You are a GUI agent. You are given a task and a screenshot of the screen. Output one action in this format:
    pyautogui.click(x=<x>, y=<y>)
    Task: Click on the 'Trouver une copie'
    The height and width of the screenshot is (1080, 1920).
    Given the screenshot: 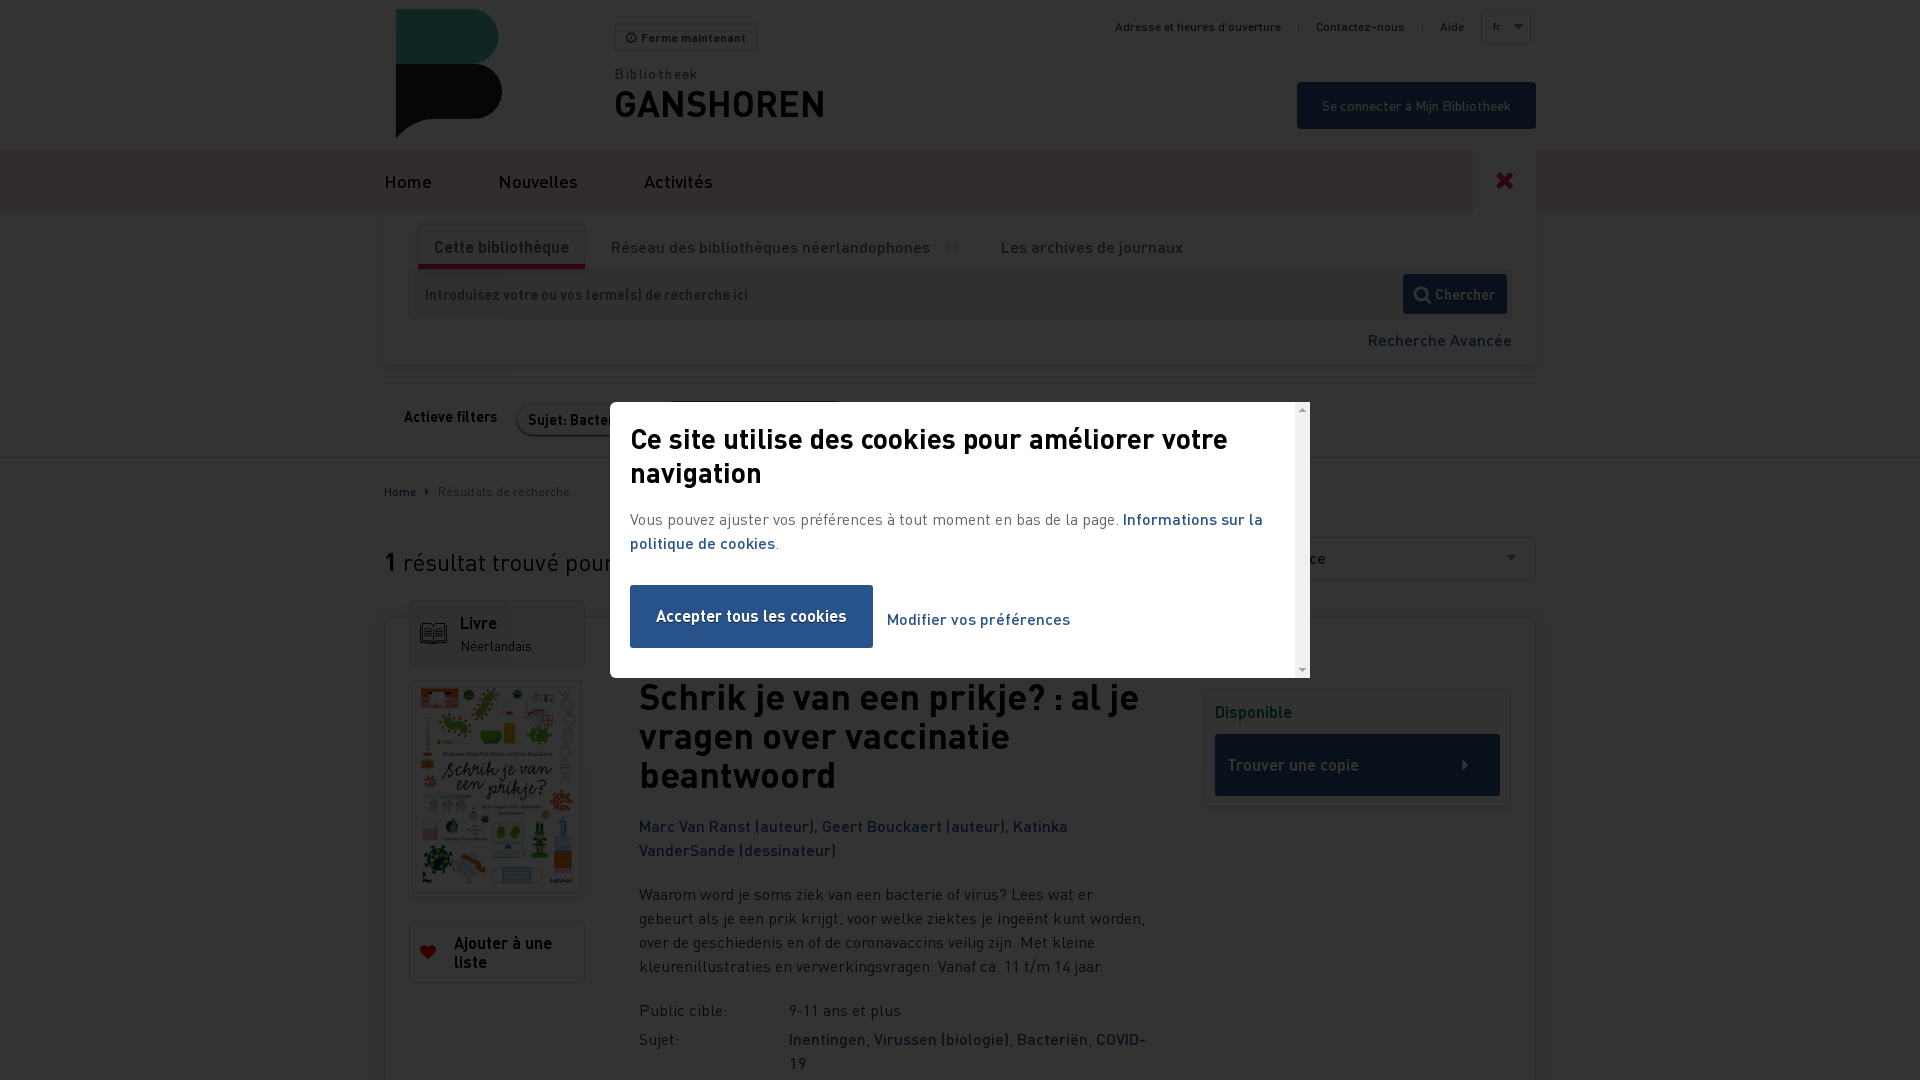 What is the action you would take?
    pyautogui.click(x=1357, y=764)
    